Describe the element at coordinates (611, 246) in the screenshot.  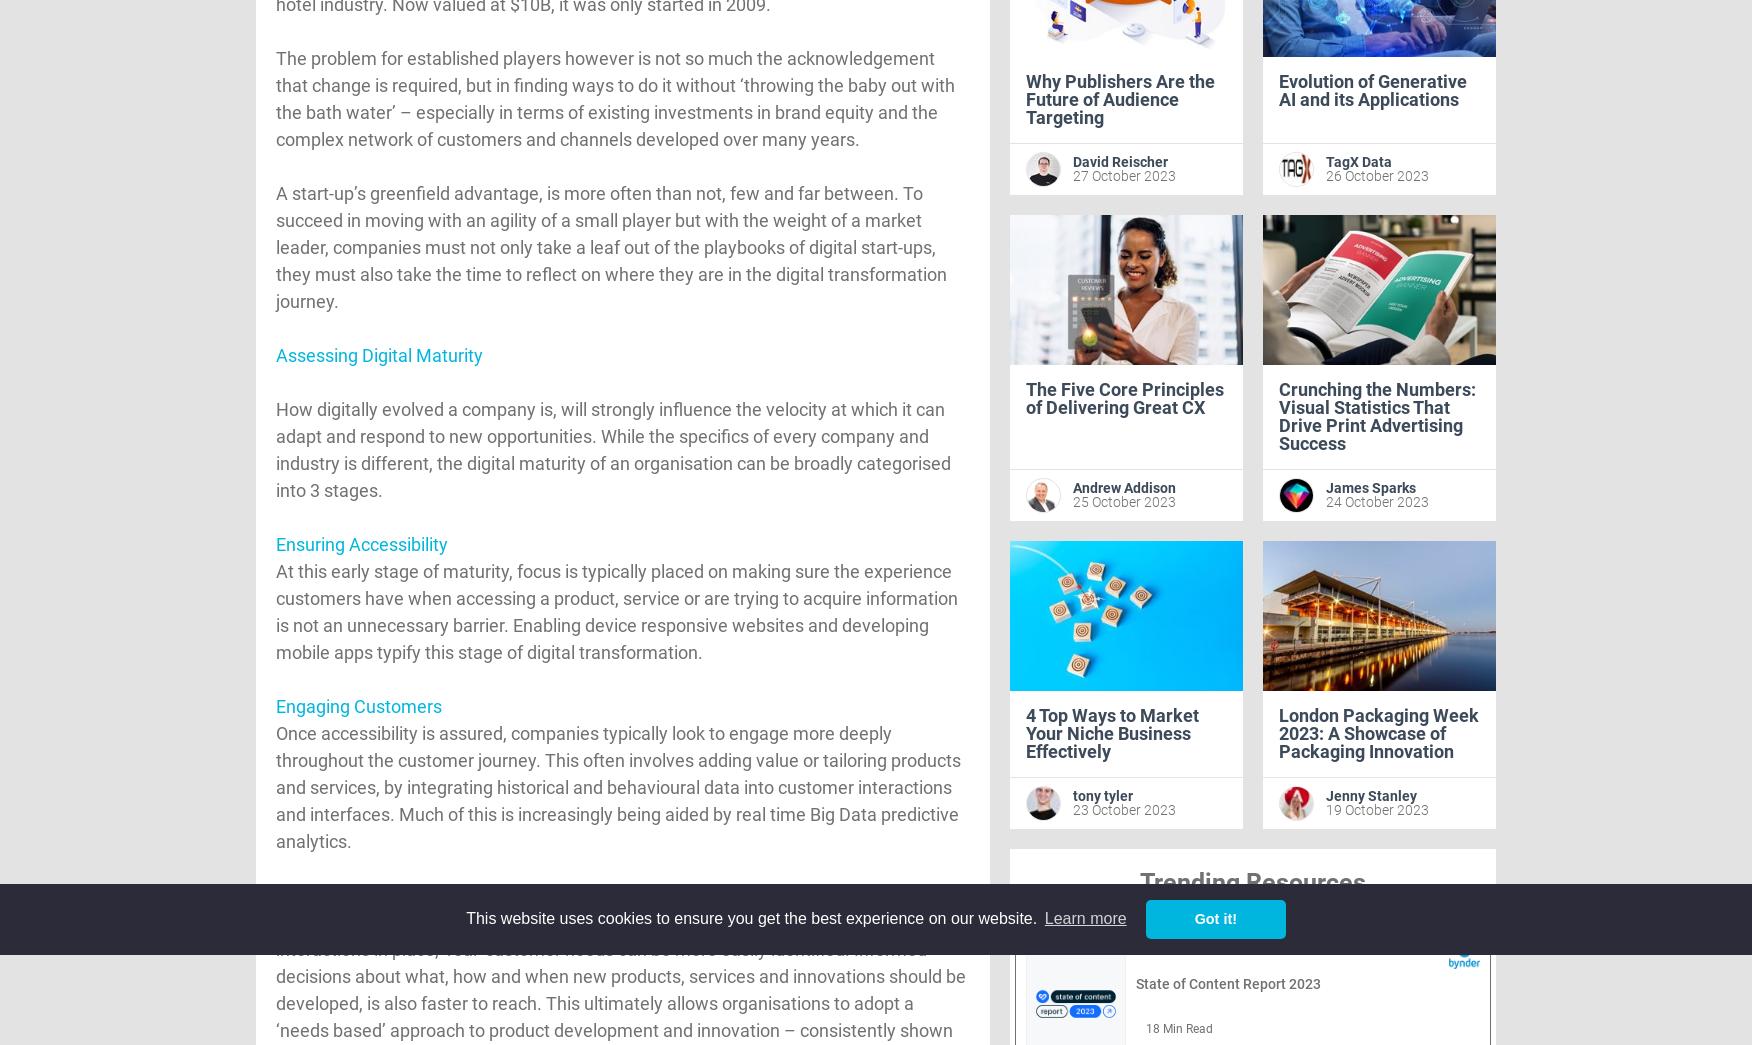
I see `'A start-up’s greenfield advantage, is more often than not, few and far between. To succeed in moving with an agility of a small player but with the weight of a market leader, companies must not only take a leaf out of the playbooks of digital start-ups, they must also take the time to reflect on where they are in the digital transformation journey.'` at that location.